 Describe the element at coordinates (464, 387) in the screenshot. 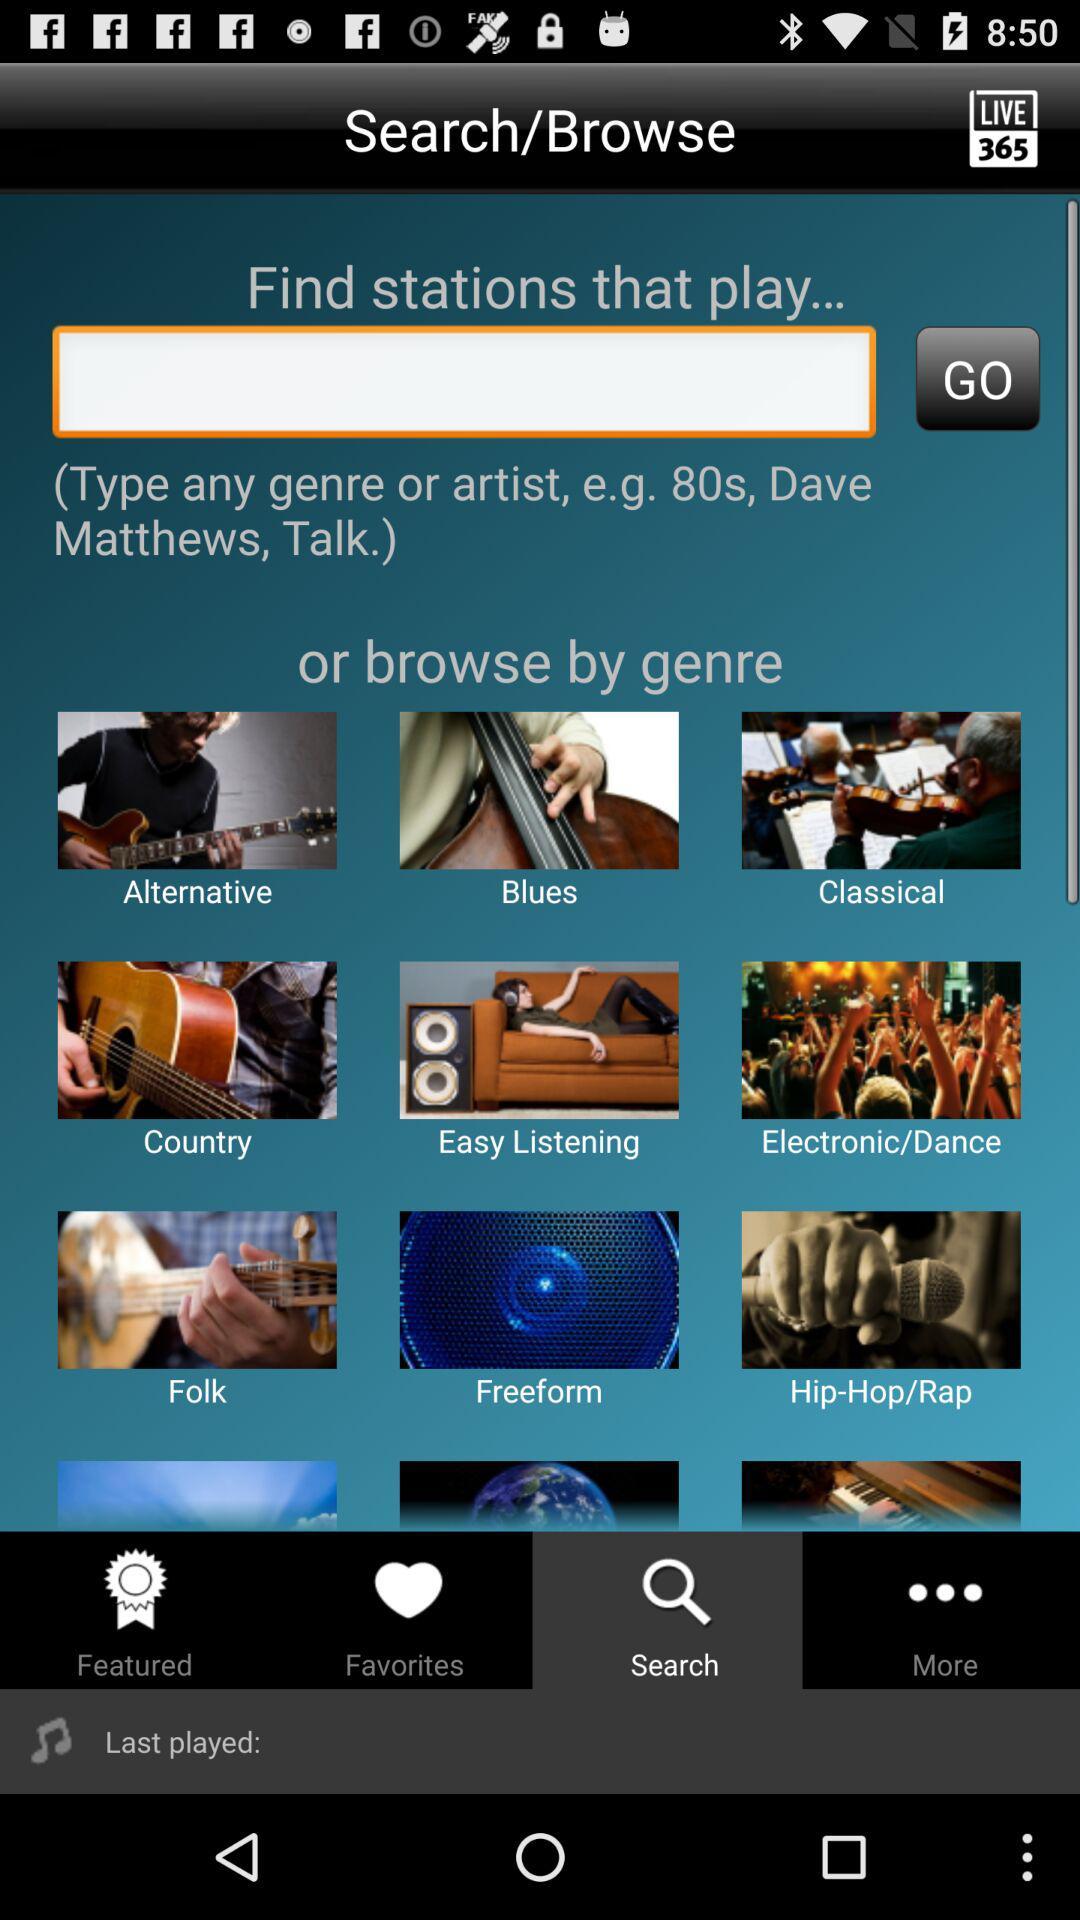

I see `search stations` at that location.